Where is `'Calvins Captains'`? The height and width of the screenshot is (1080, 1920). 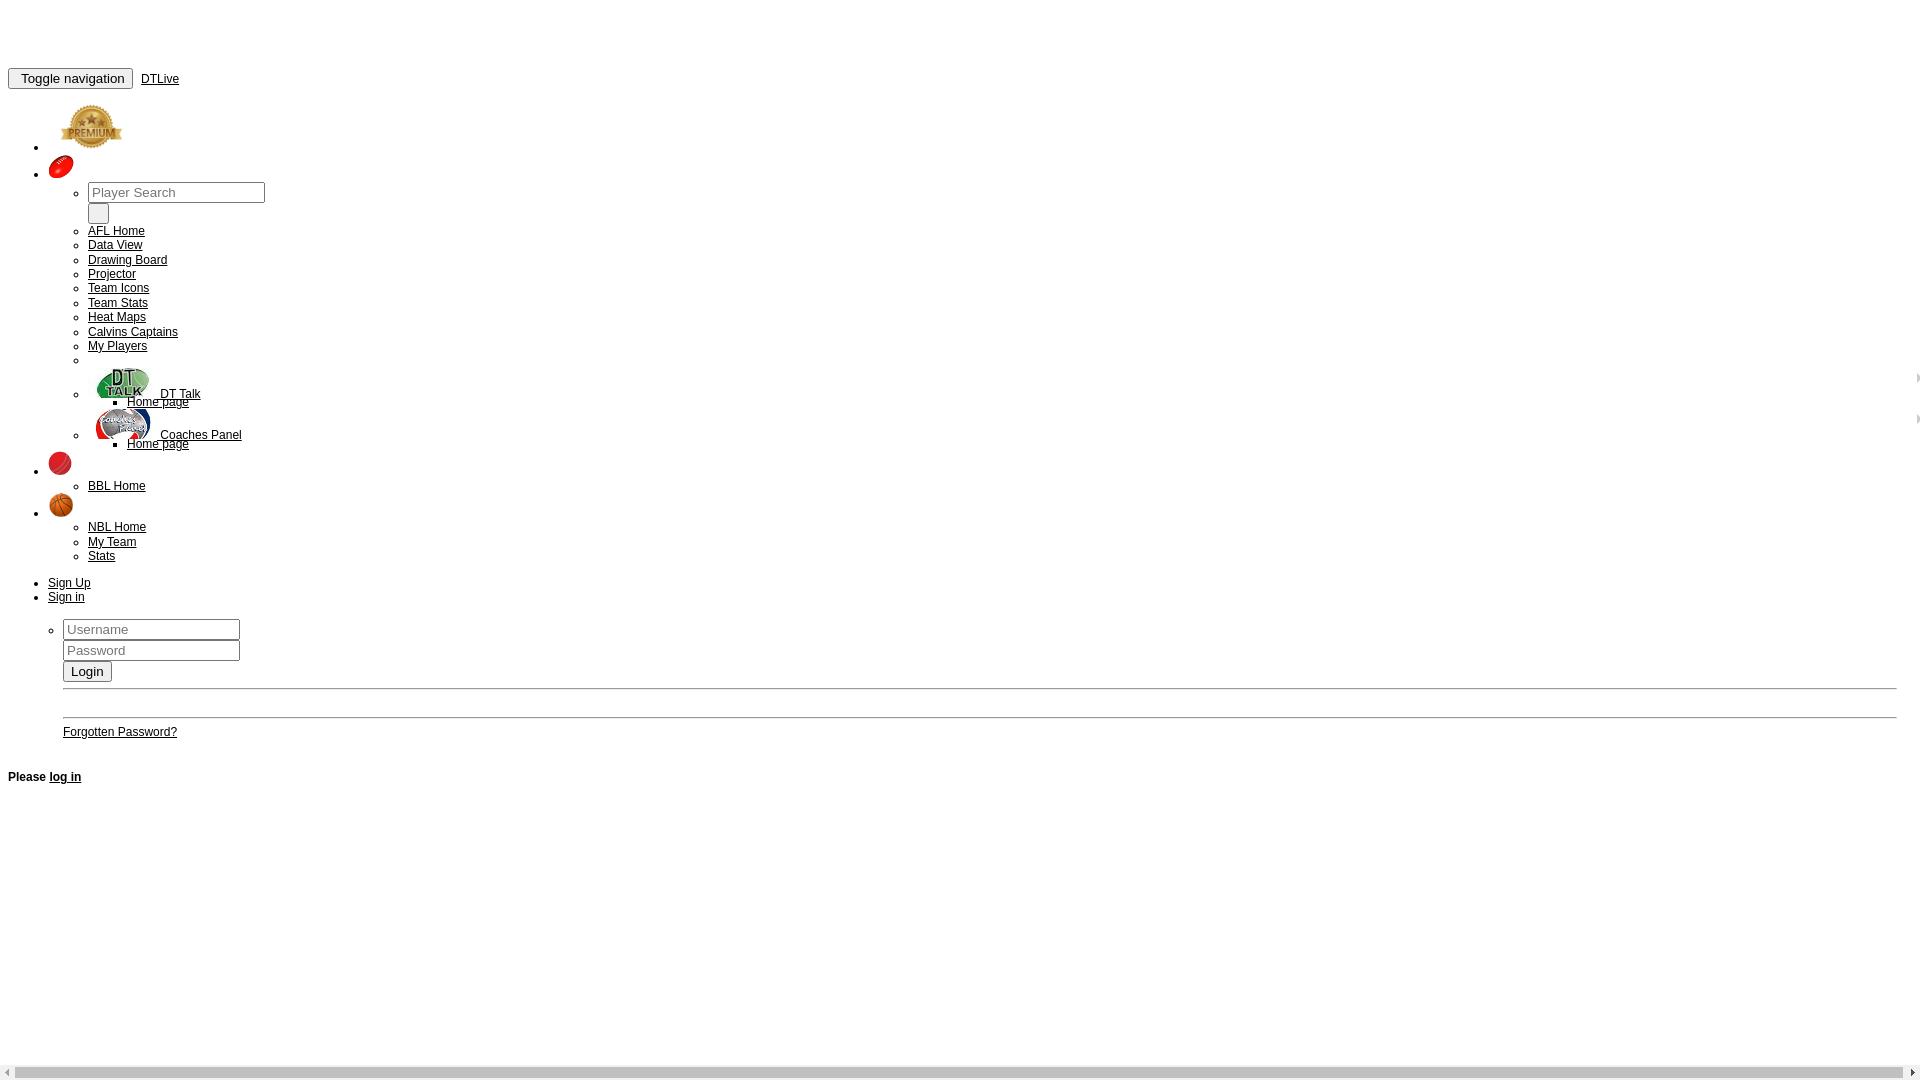
'Calvins Captains' is located at coordinates (132, 330).